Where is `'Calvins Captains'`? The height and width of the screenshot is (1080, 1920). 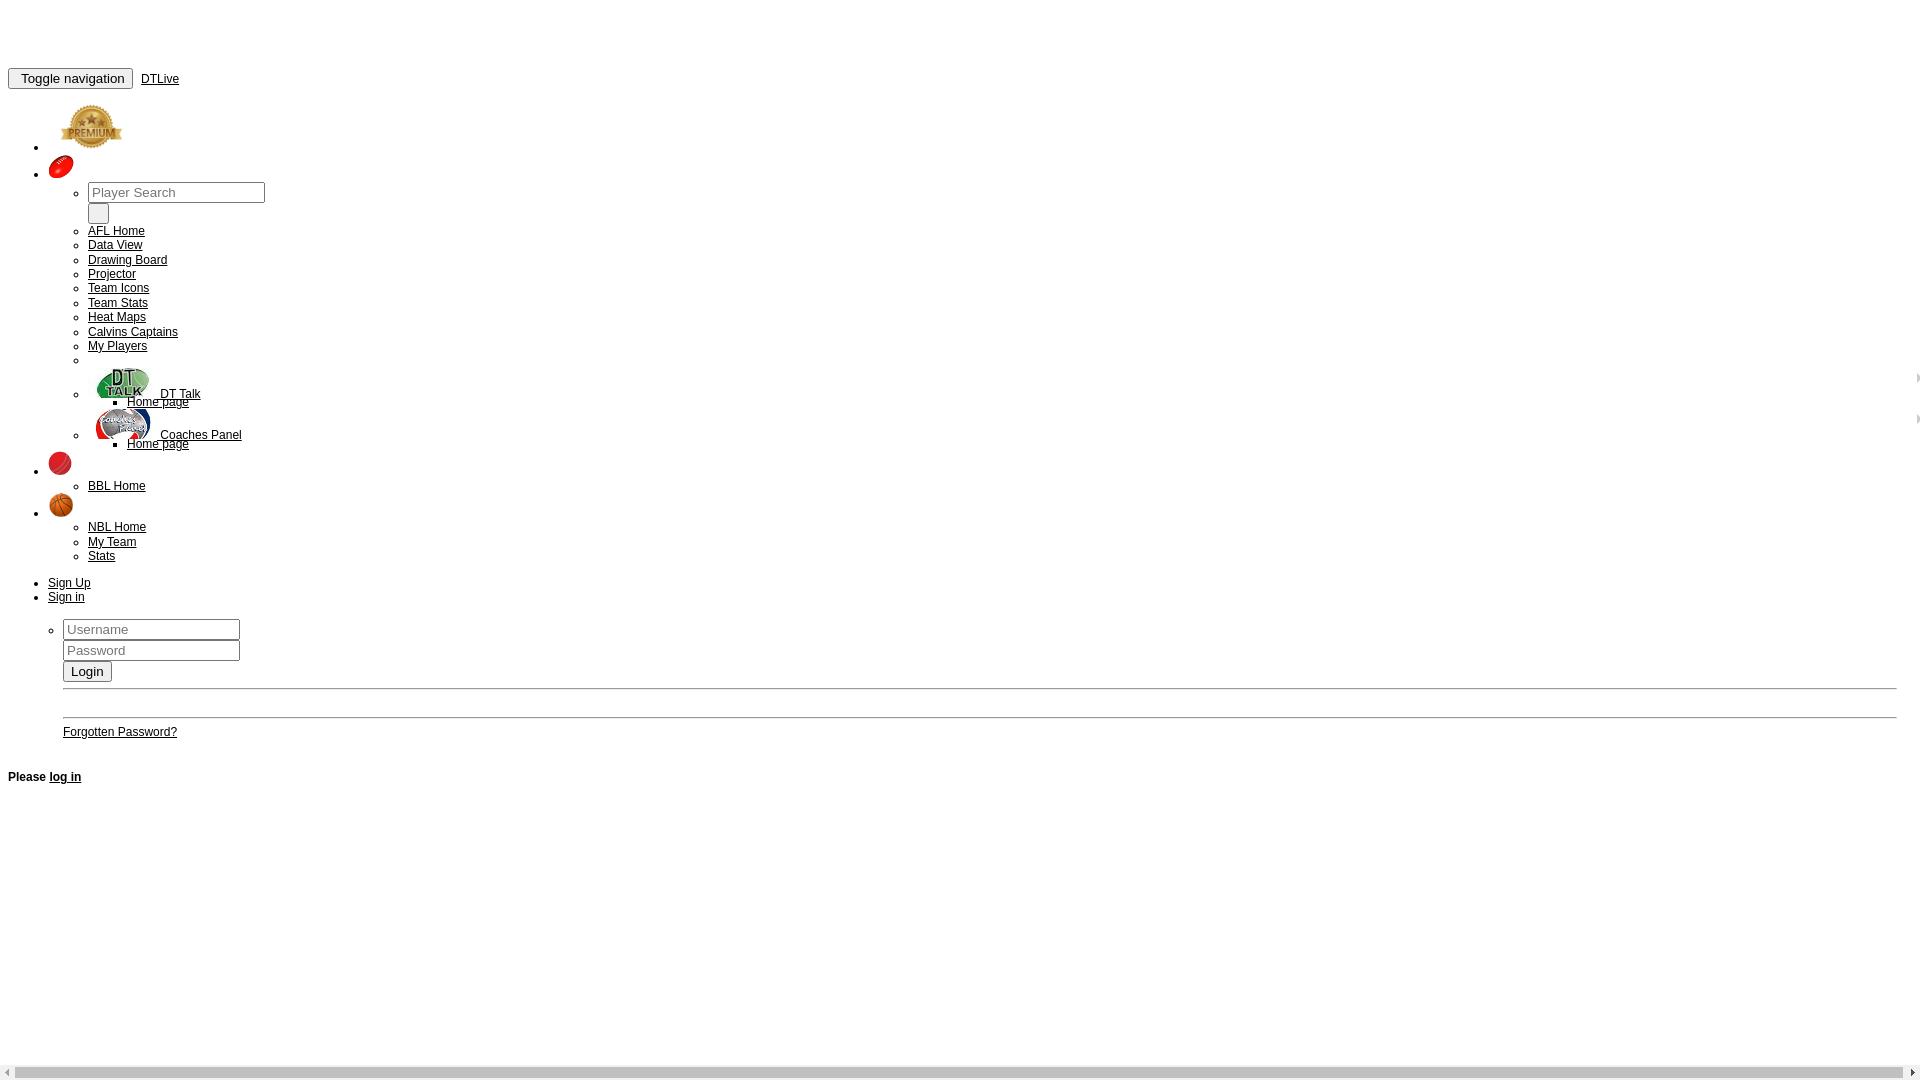
'Calvins Captains' is located at coordinates (132, 330).